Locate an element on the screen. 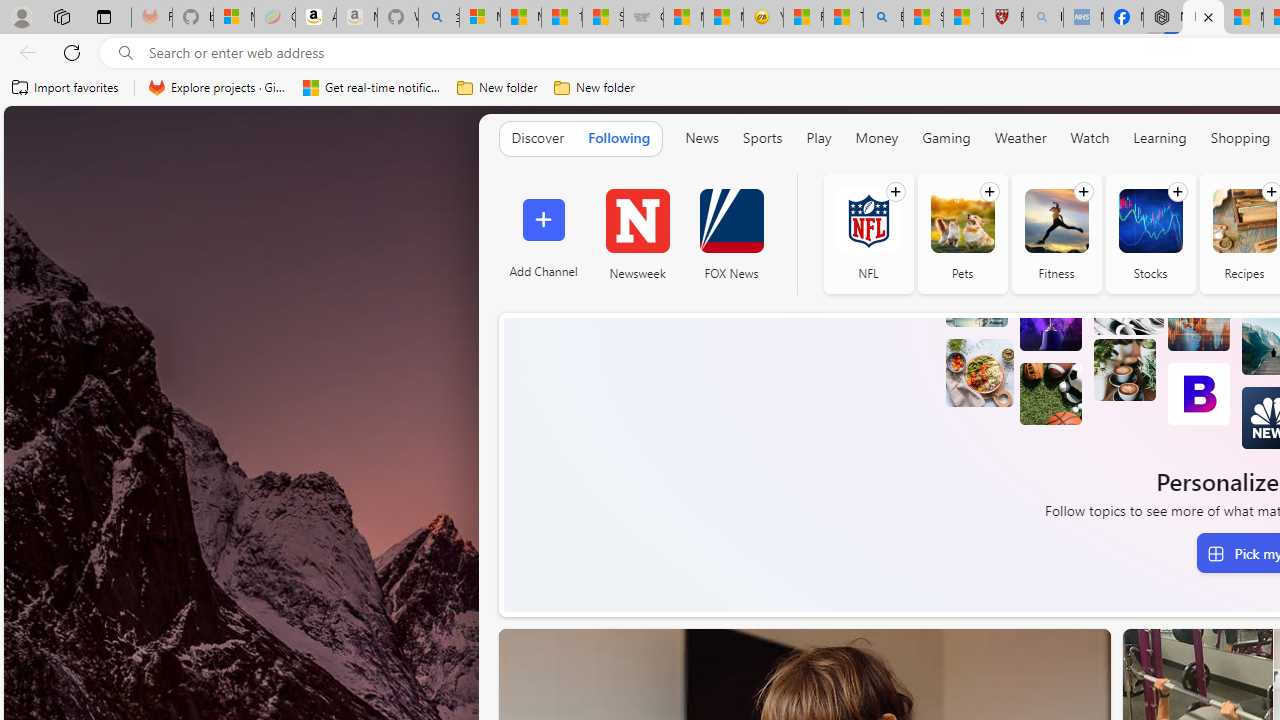 The width and height of the screenshot is (1280, 720). 'Stocks' is located at coordinates (1150, 220).